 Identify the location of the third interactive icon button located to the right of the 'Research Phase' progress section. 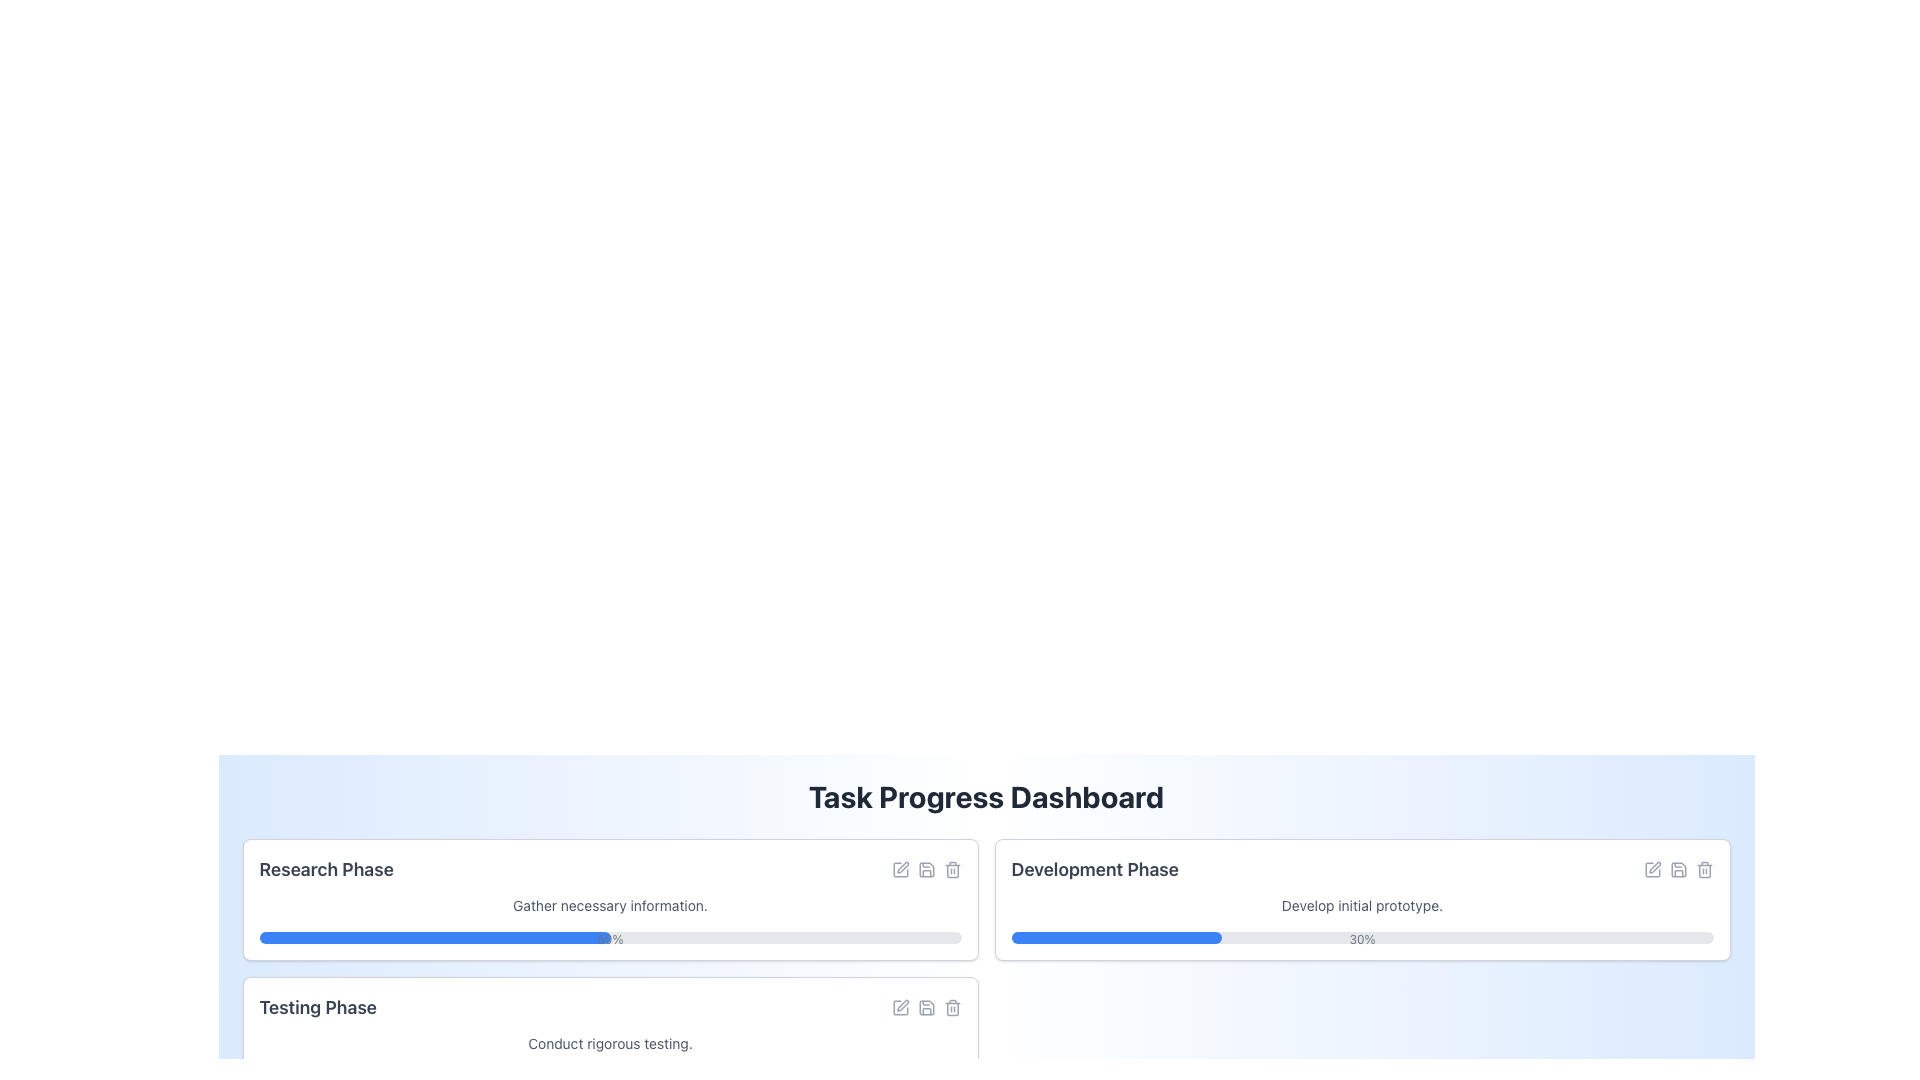
(951, 869).